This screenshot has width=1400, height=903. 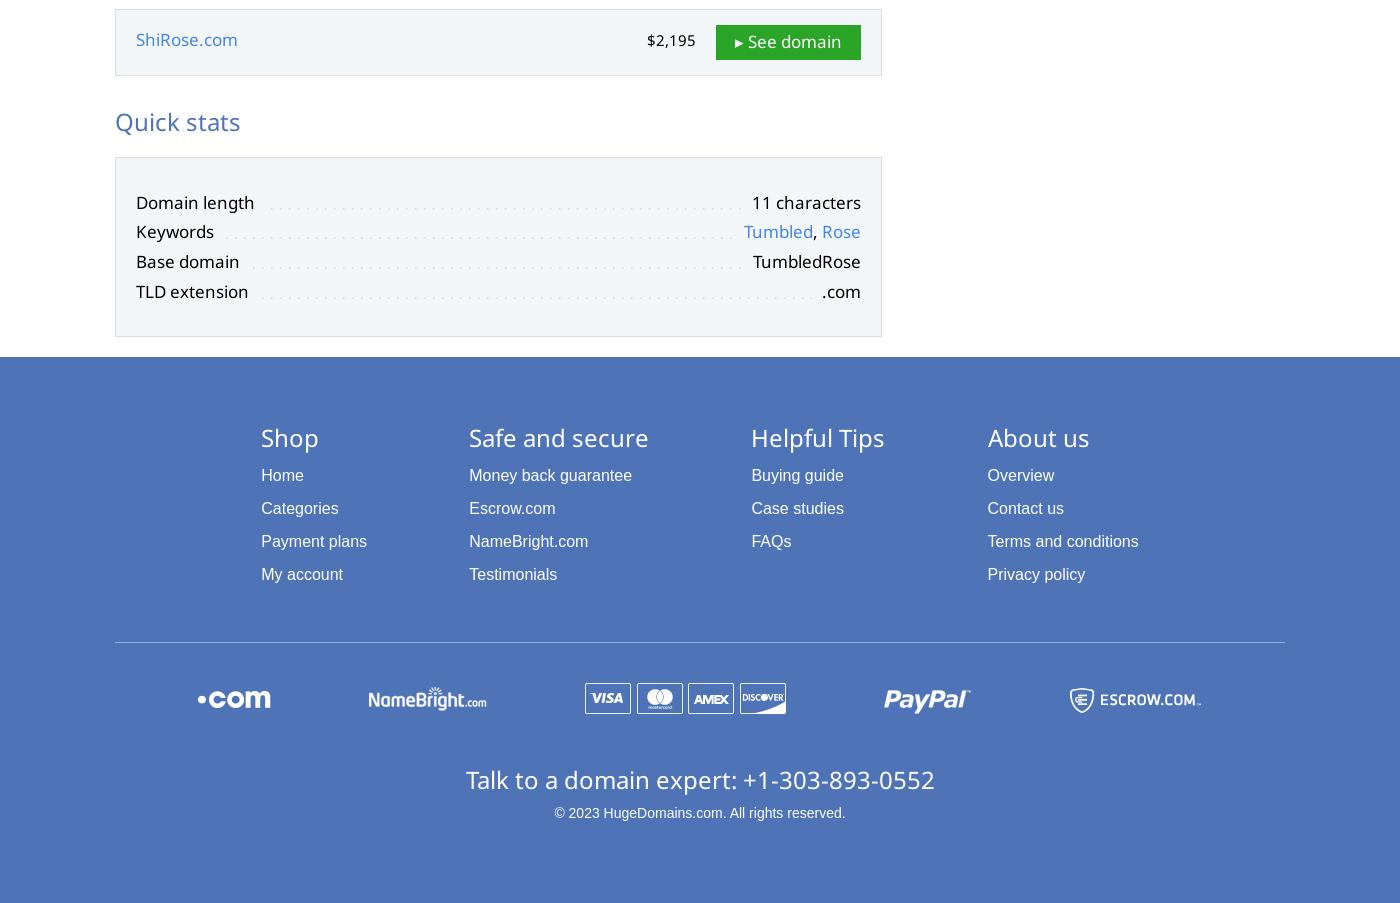 I want to click on 'ShiRose.com', so click(x=187, y=38).